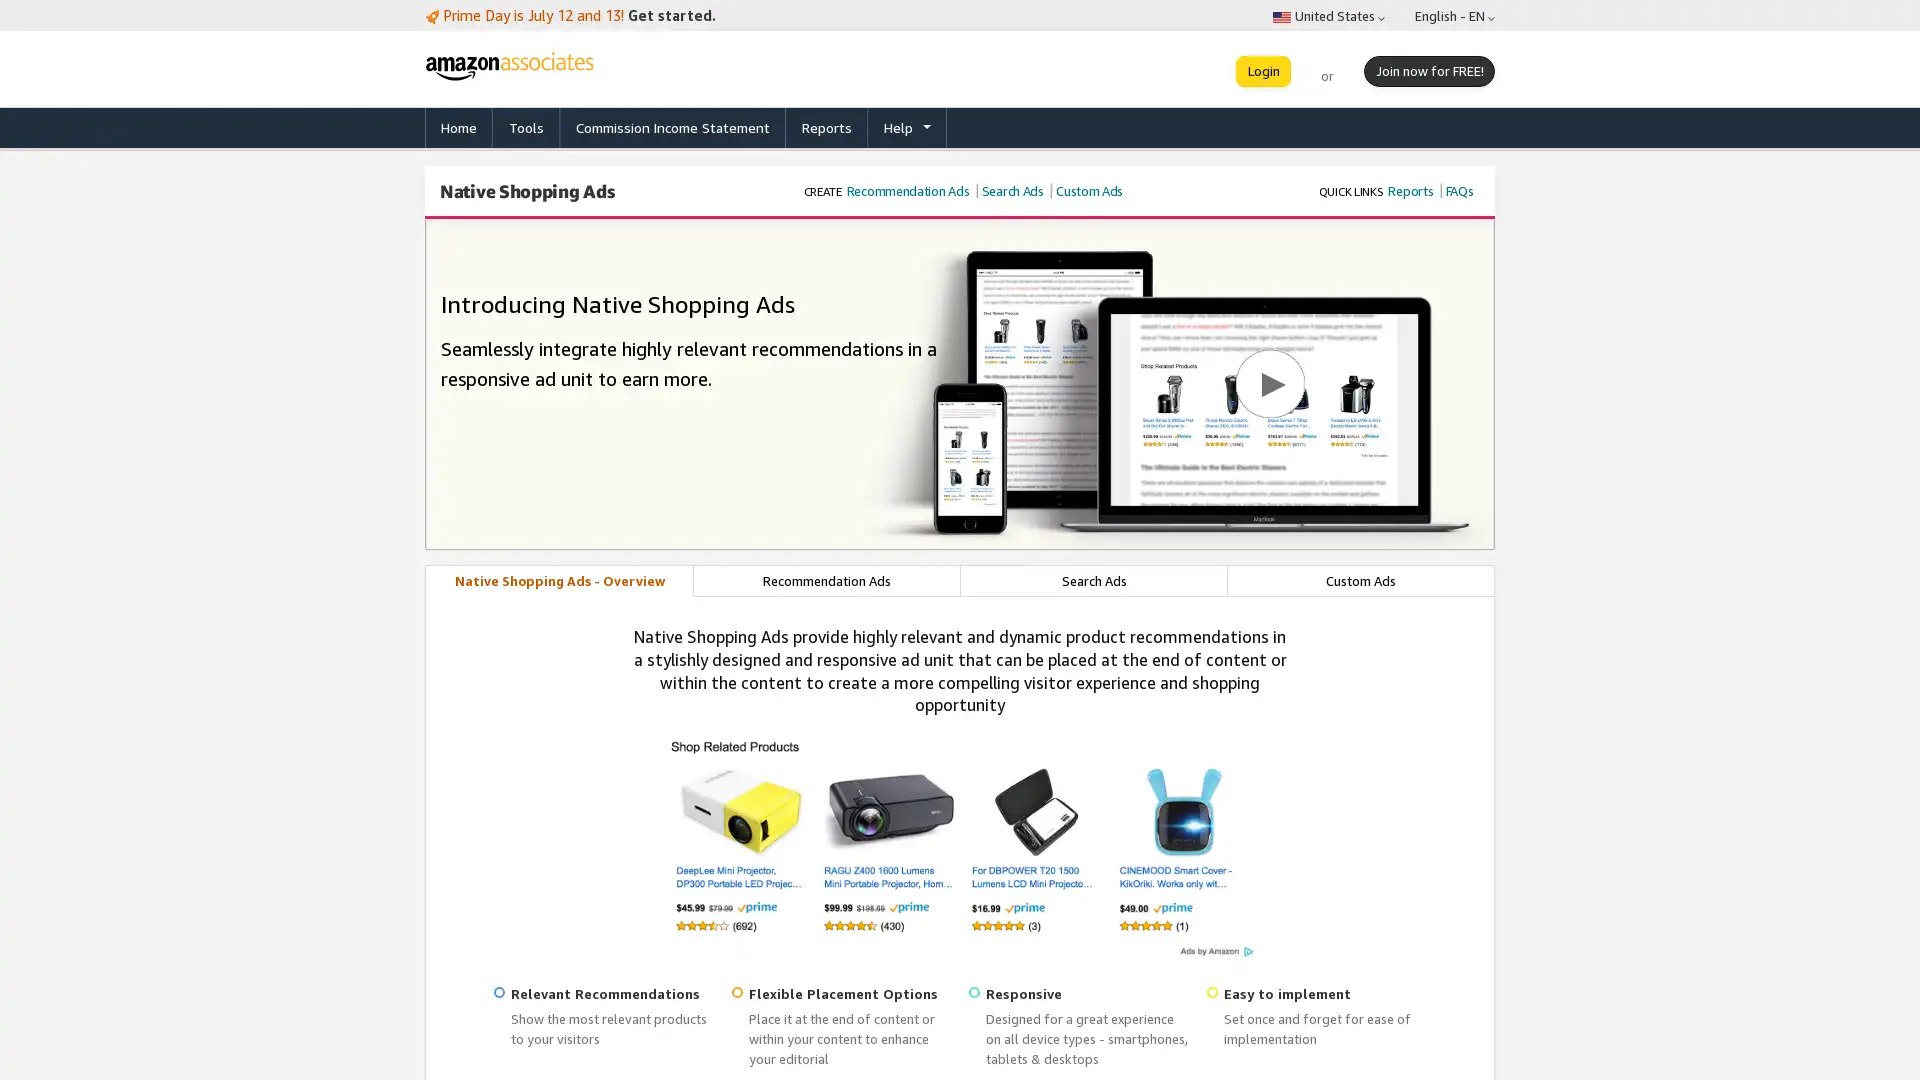  I want to click on English - EN, so click(1454, 15).